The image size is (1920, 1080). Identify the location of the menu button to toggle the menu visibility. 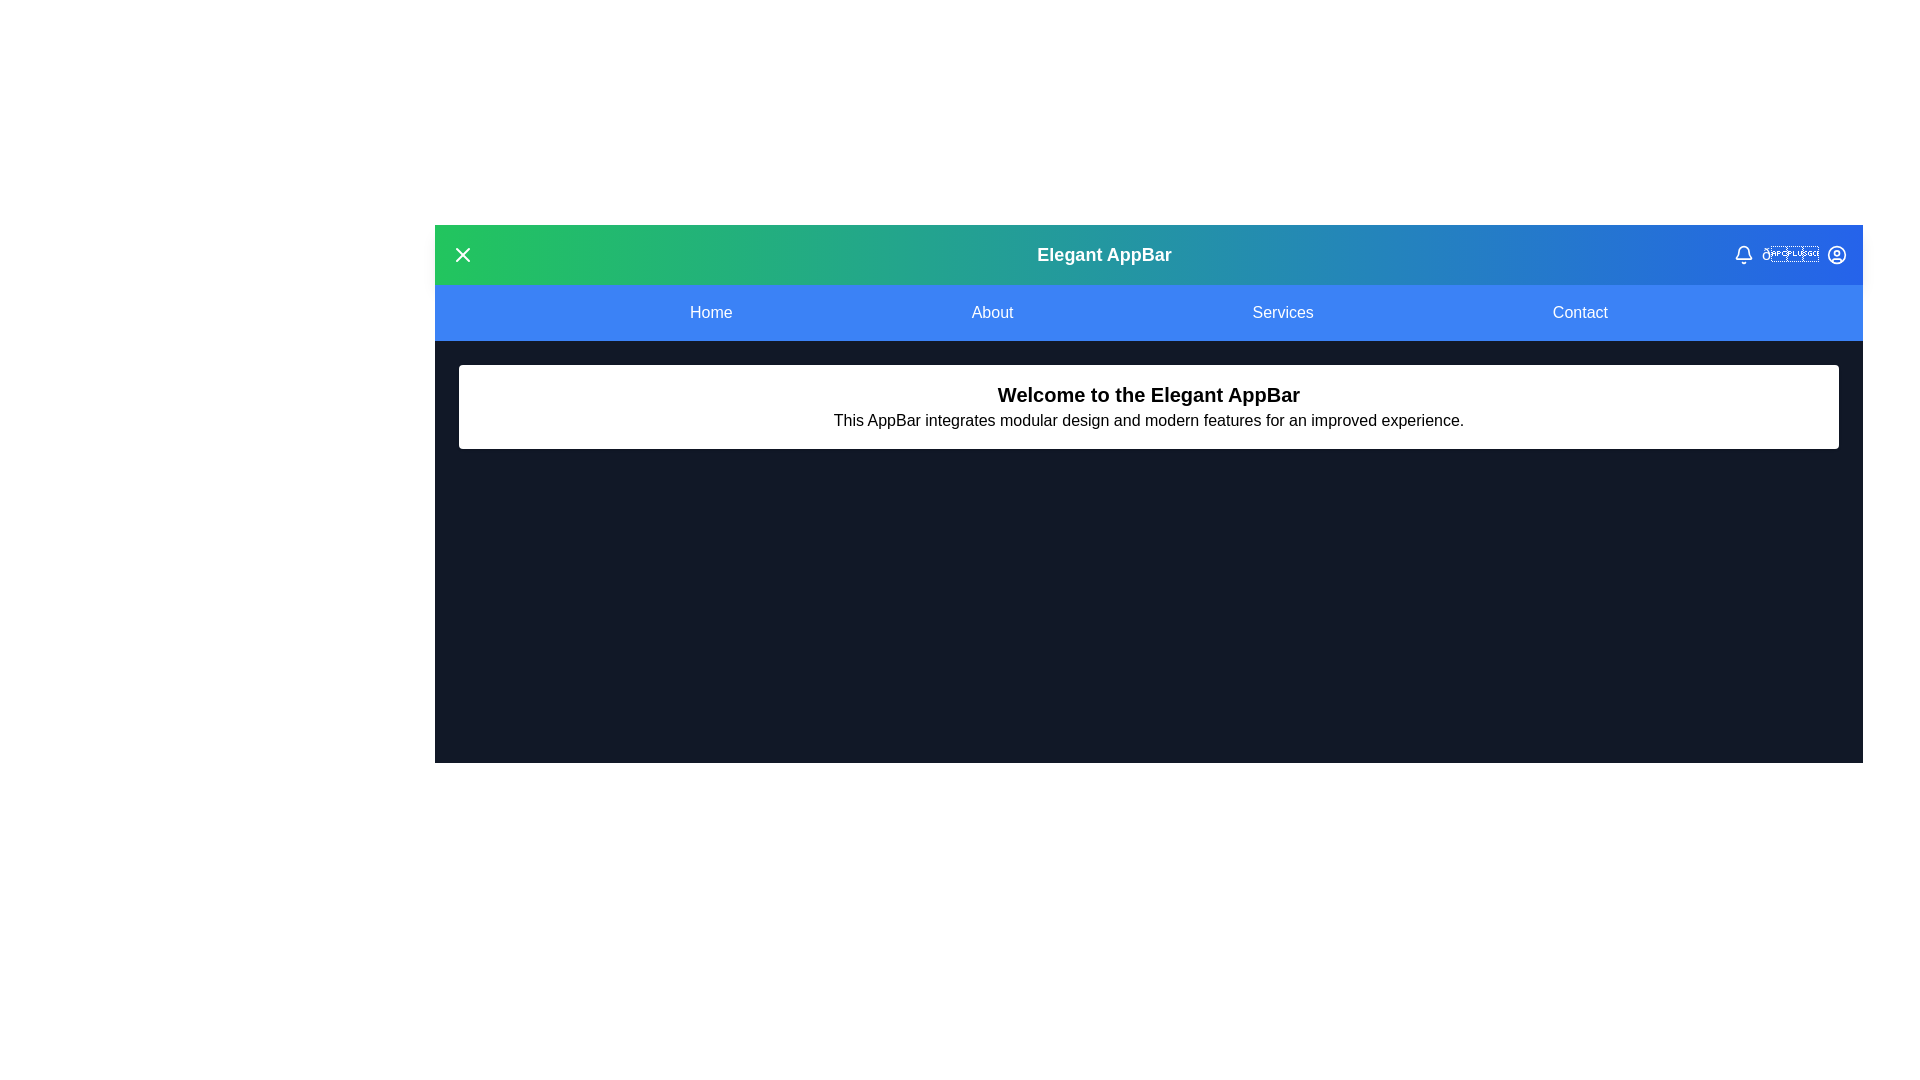
(461, 253).